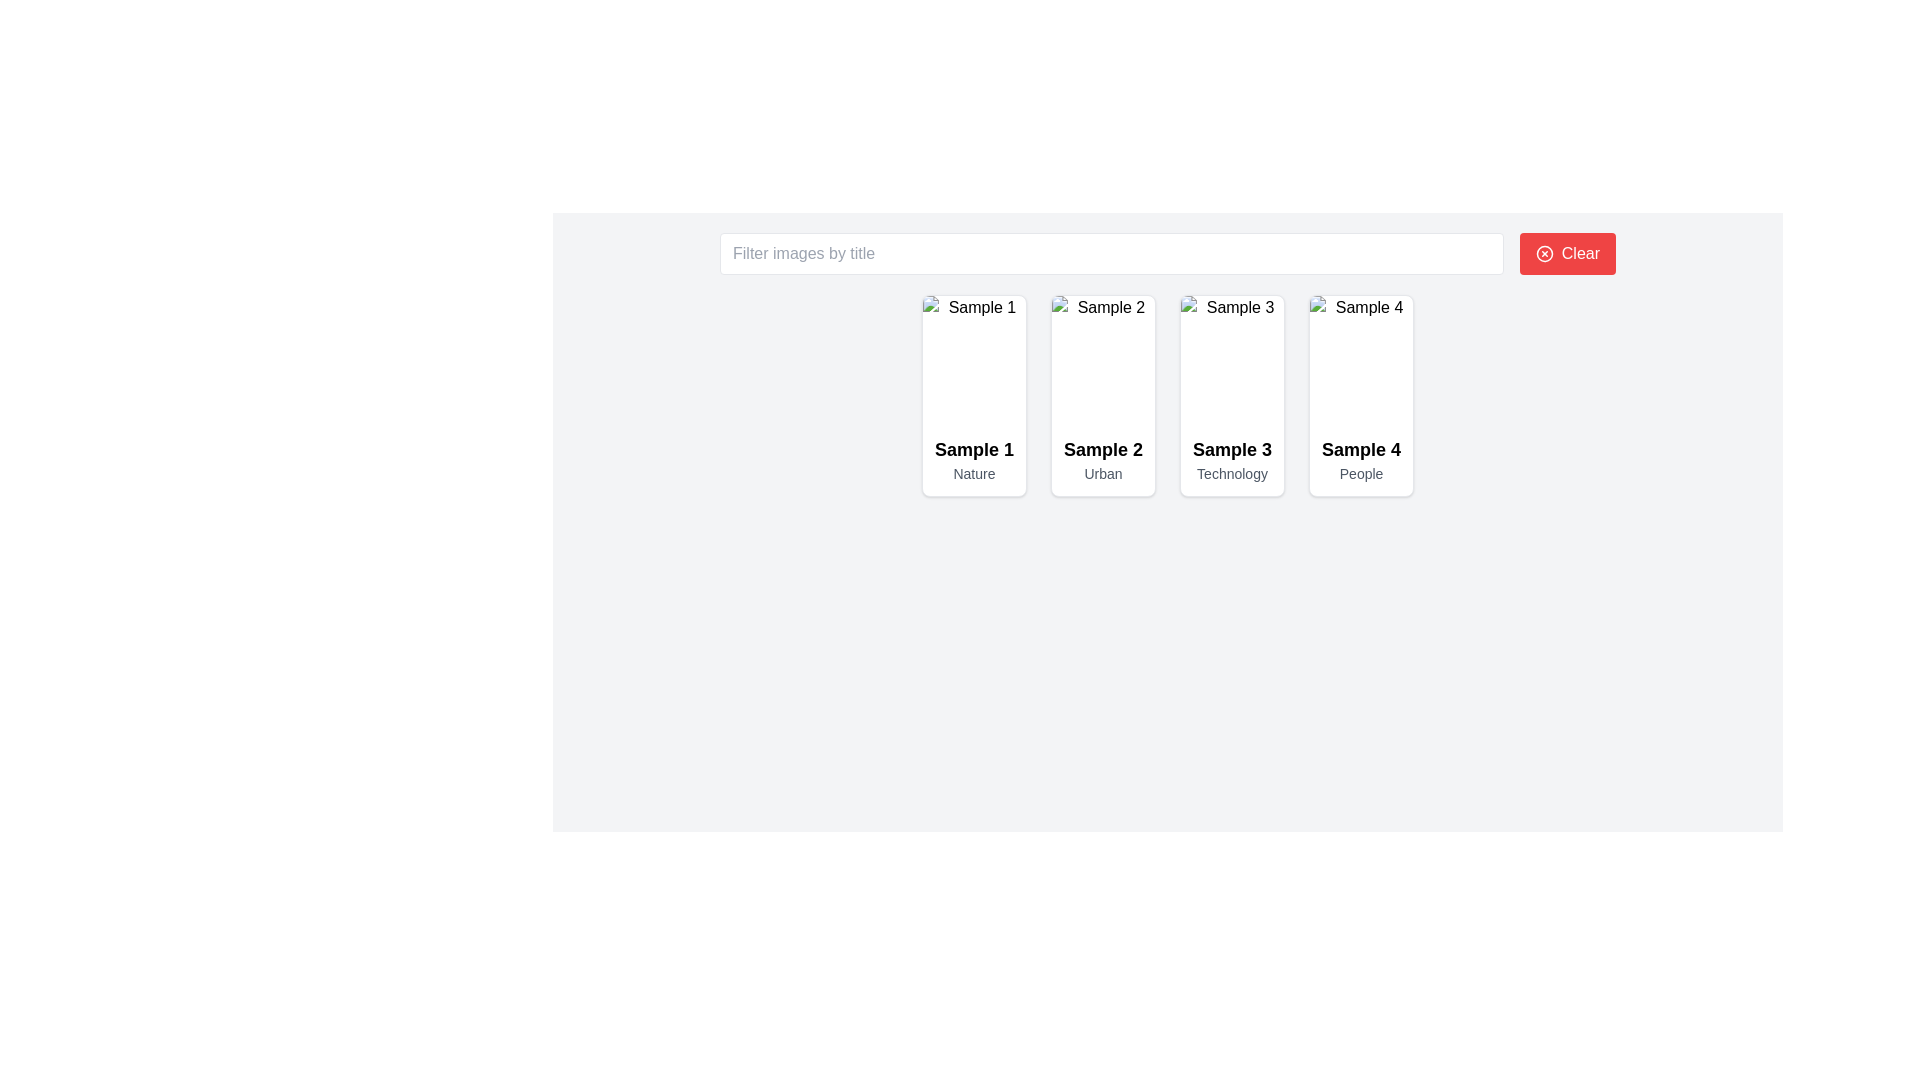 The image size is (1920, 1080). I want to click on the first card in the grid layout, so click(974, 396).